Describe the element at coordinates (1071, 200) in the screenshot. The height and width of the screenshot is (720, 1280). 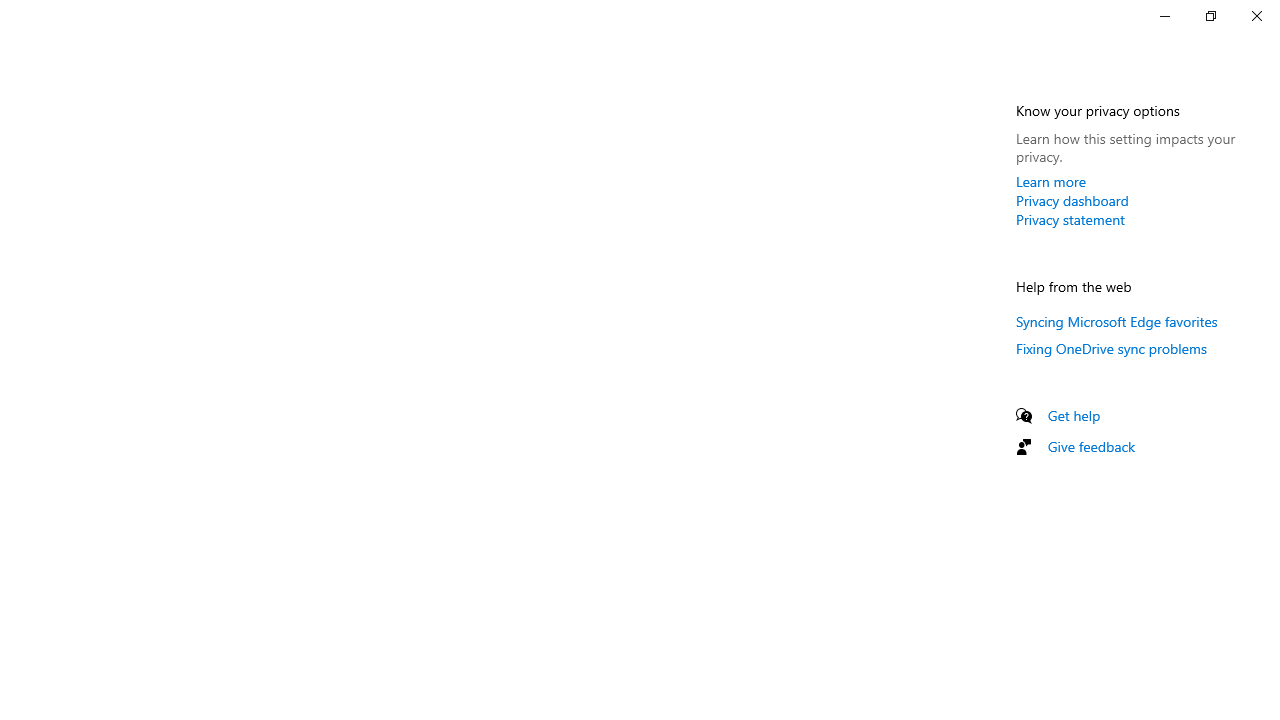
I see `'Privacy dashboard'` at that location.